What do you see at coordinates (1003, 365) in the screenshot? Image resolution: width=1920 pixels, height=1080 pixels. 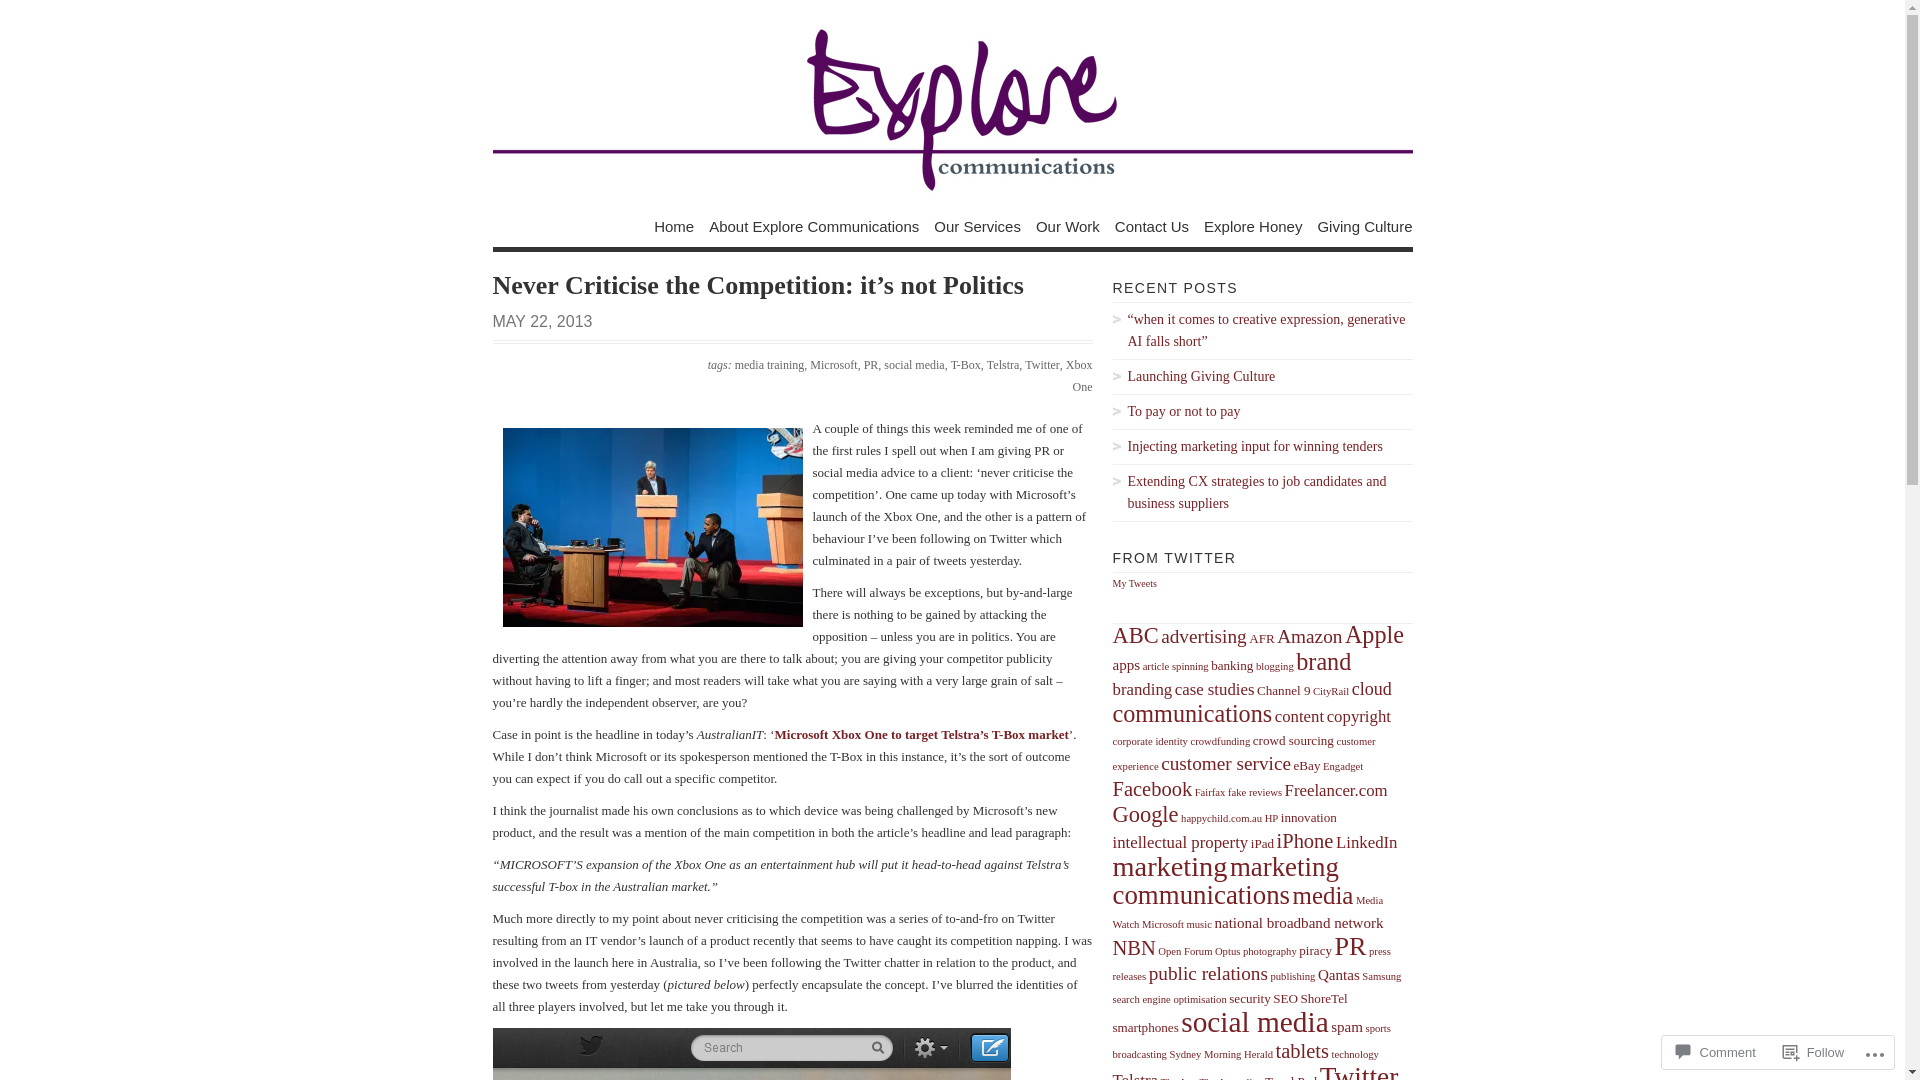 I see `'Telstra'` at bounding box center [1003, 365].